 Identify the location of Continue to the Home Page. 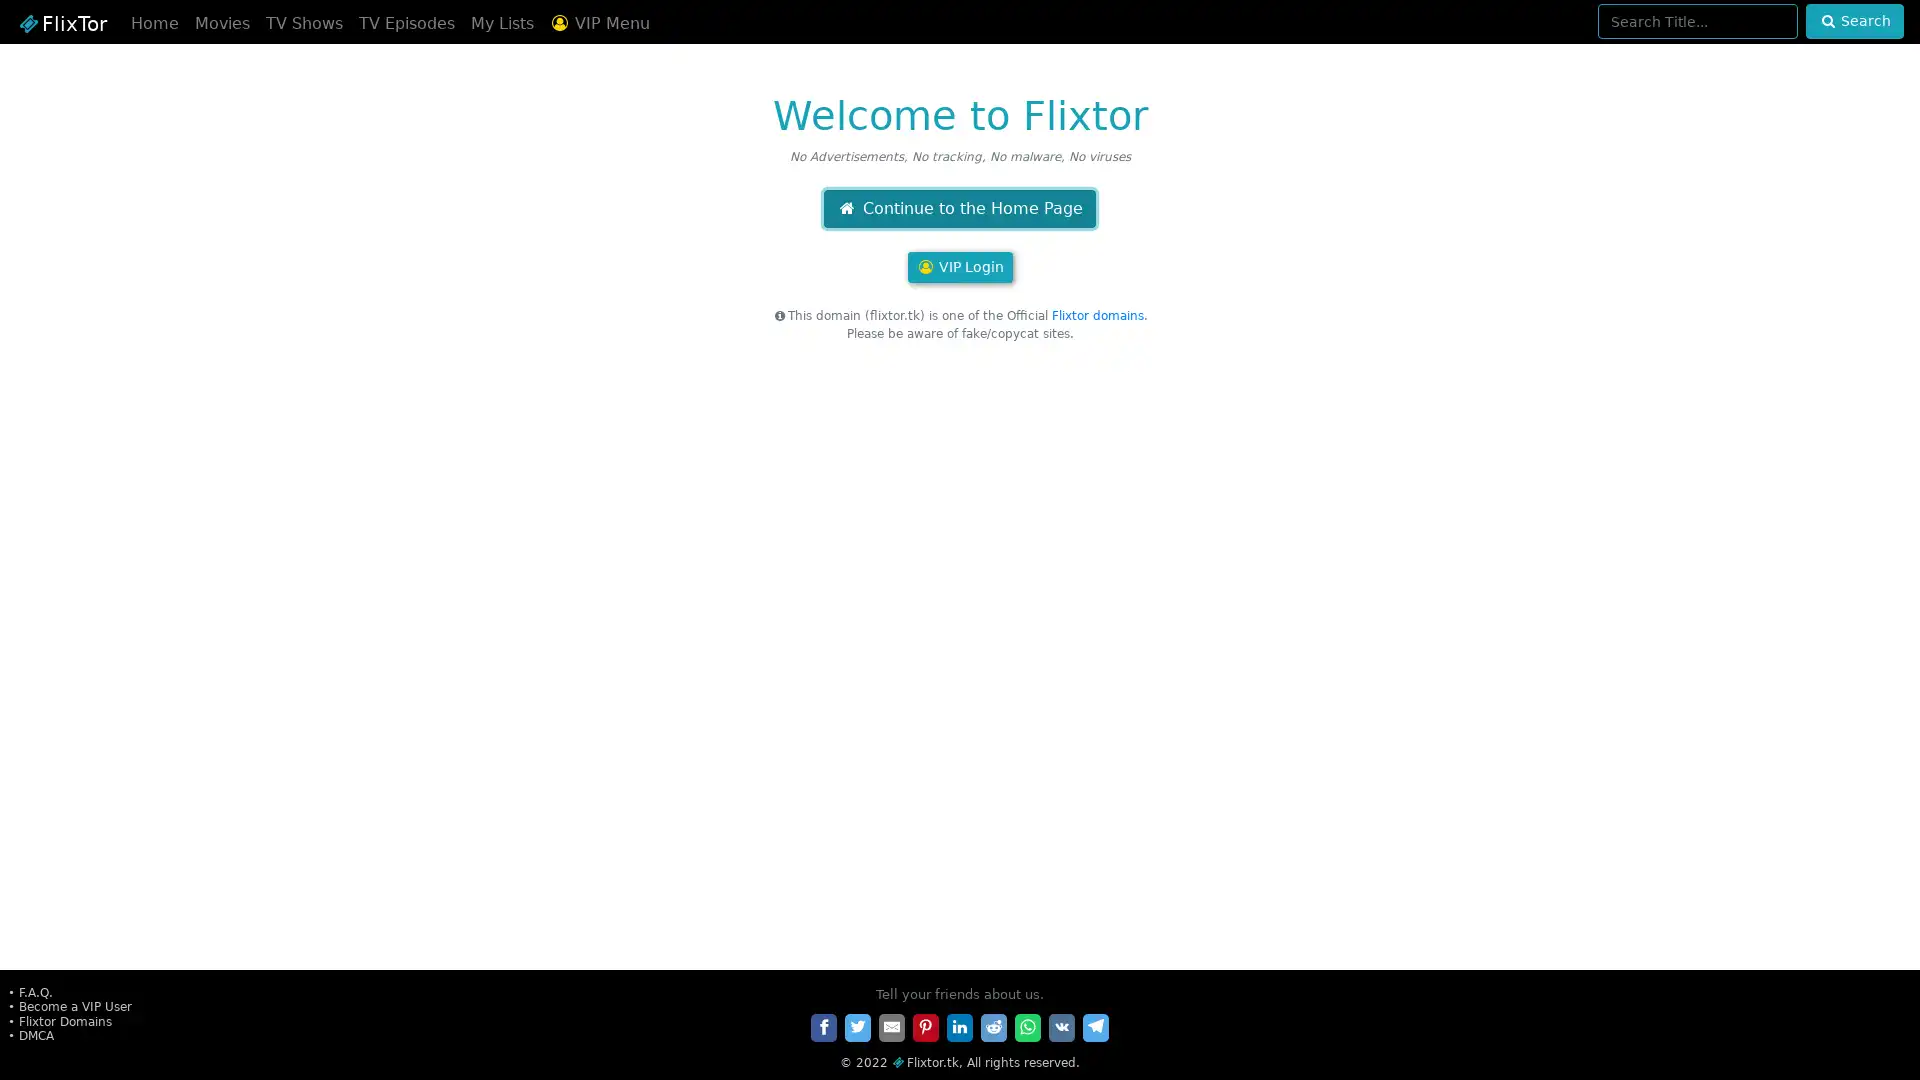
(958, 208).